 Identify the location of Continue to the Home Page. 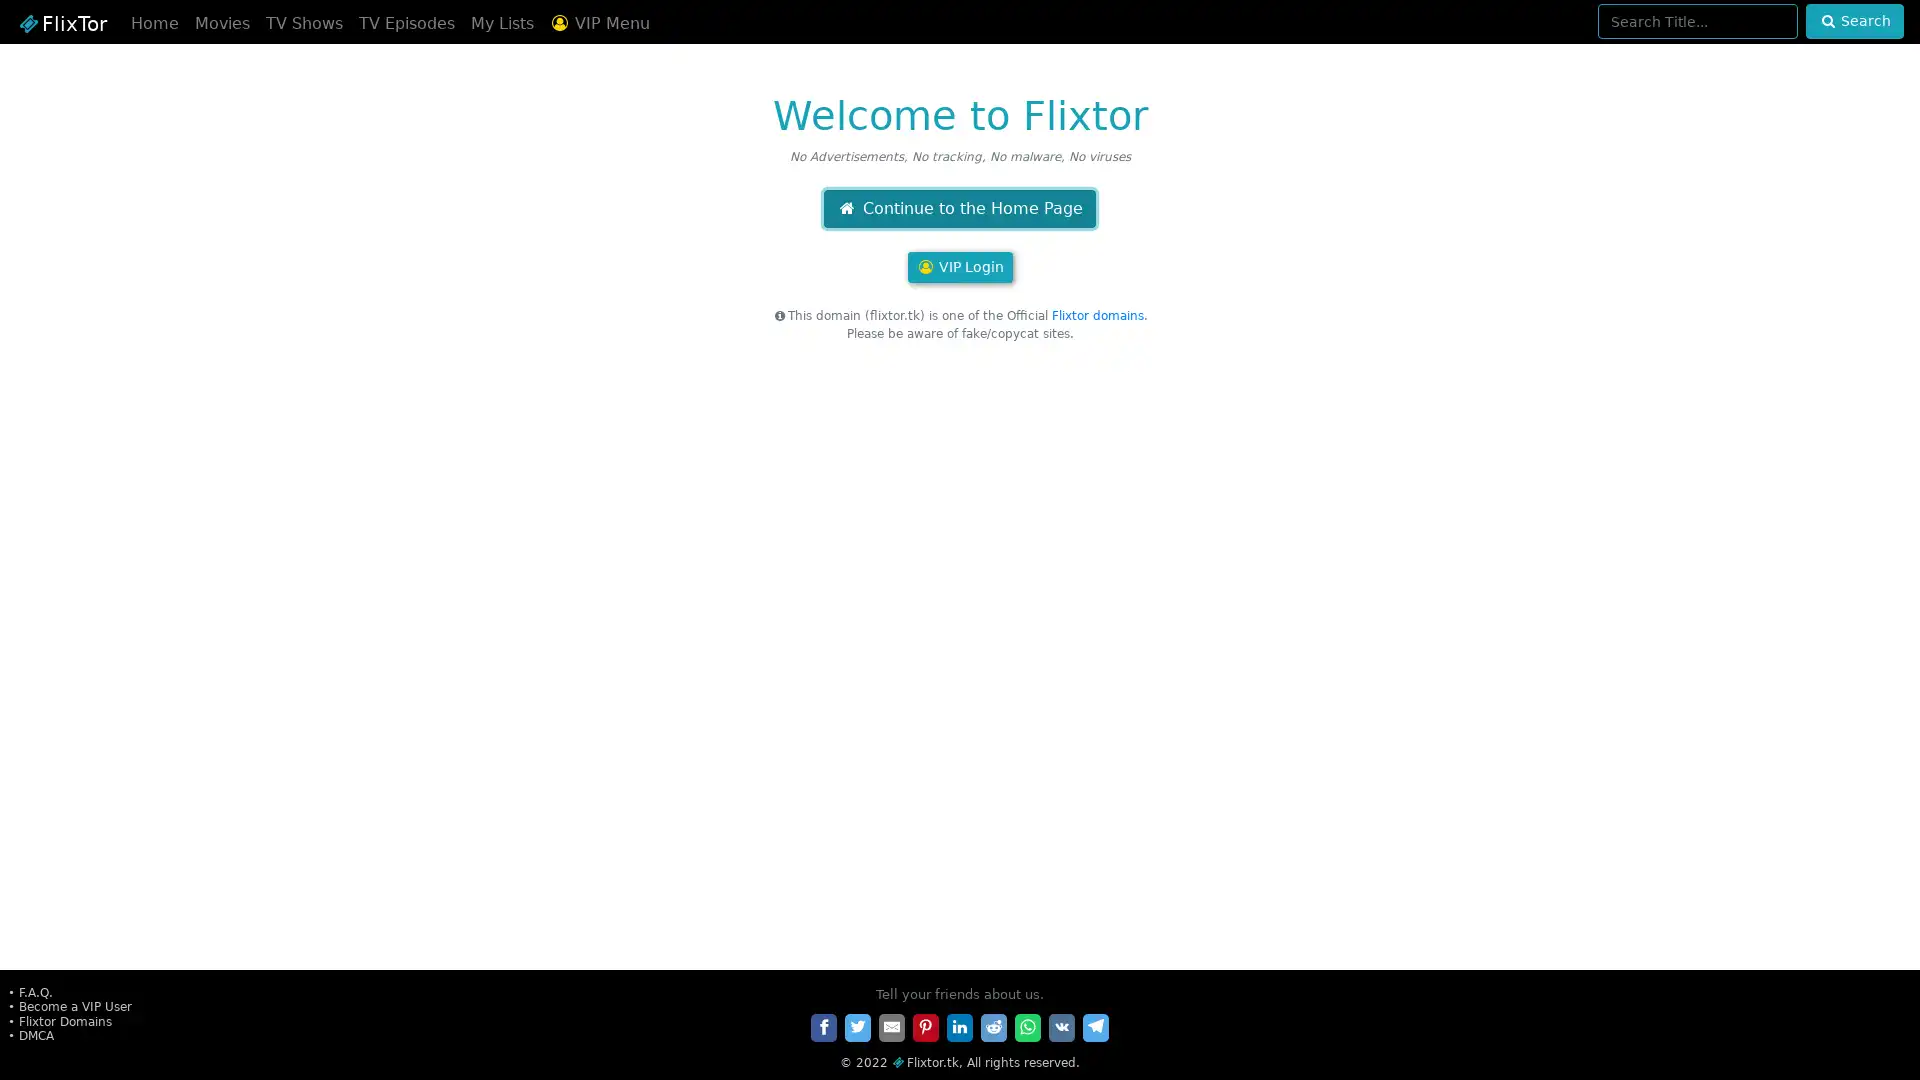
(958, 208).